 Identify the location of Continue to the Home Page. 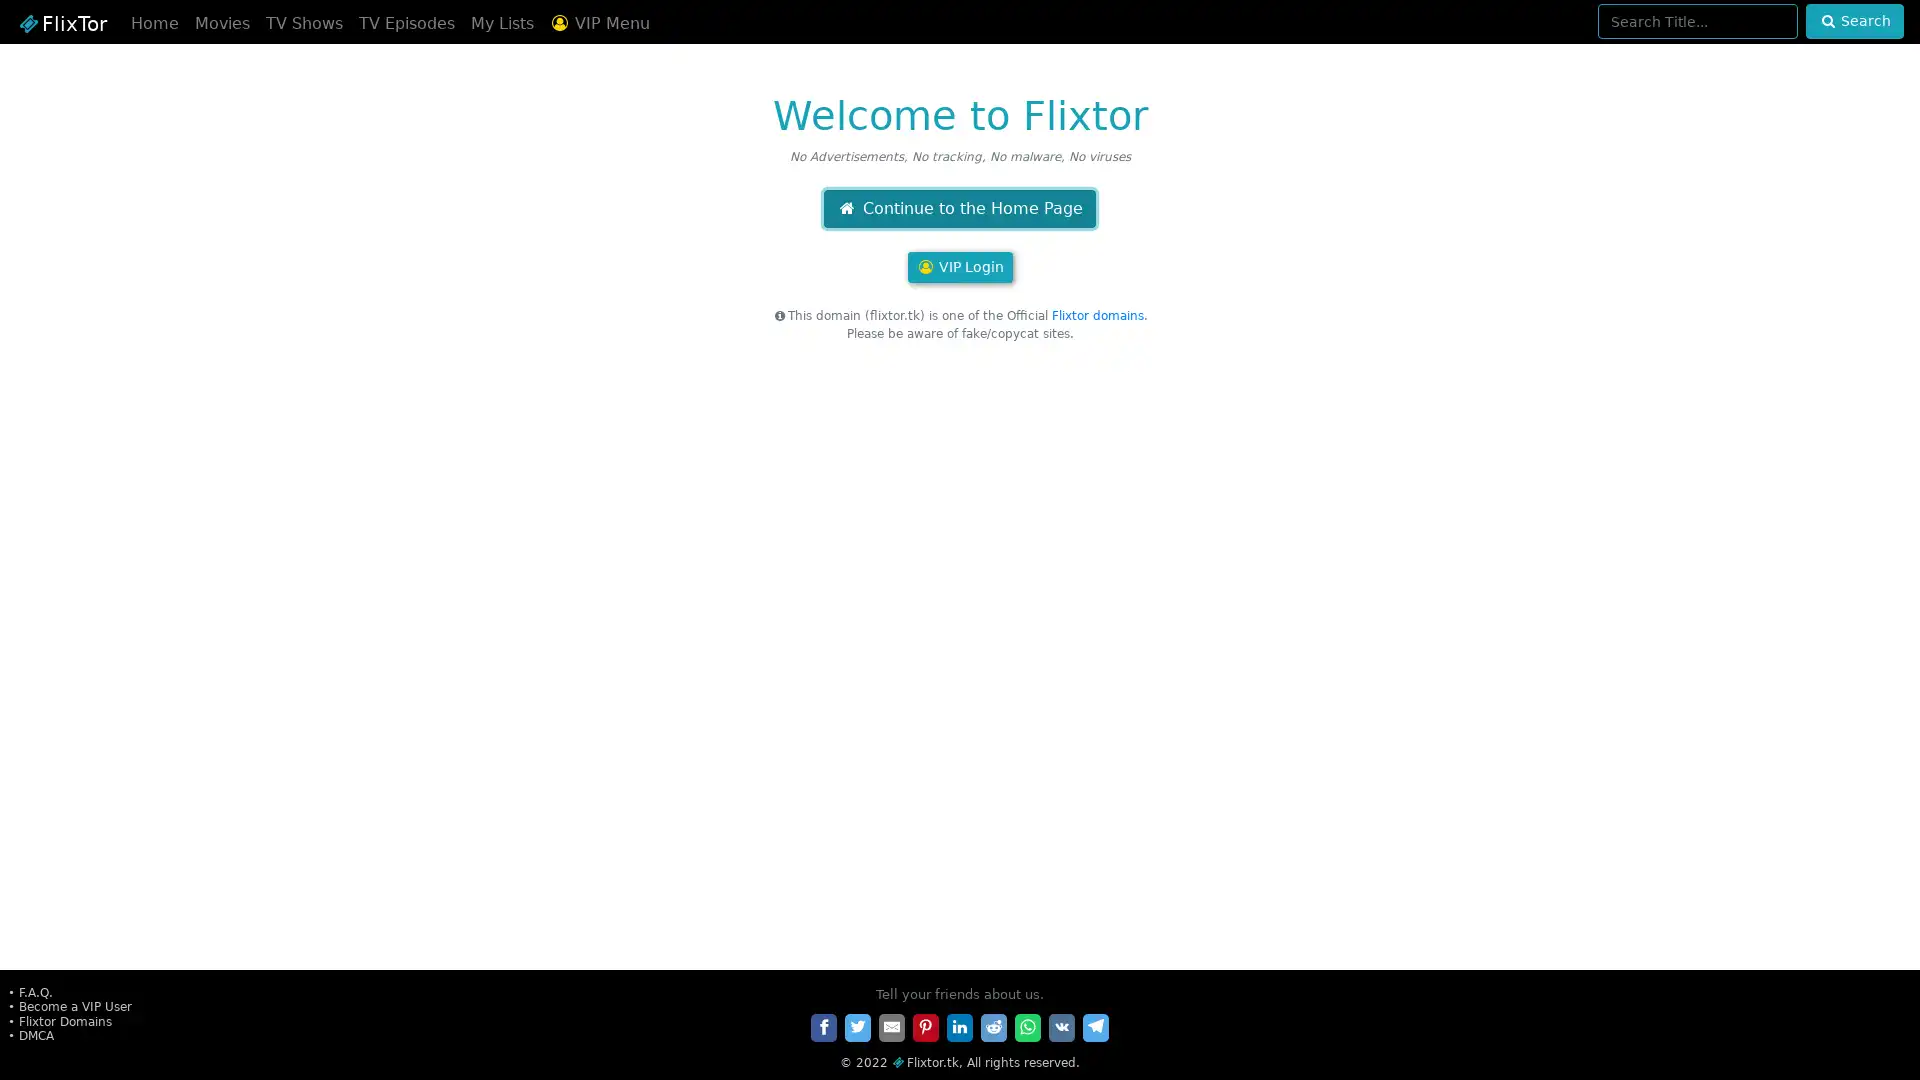
(958, 208).